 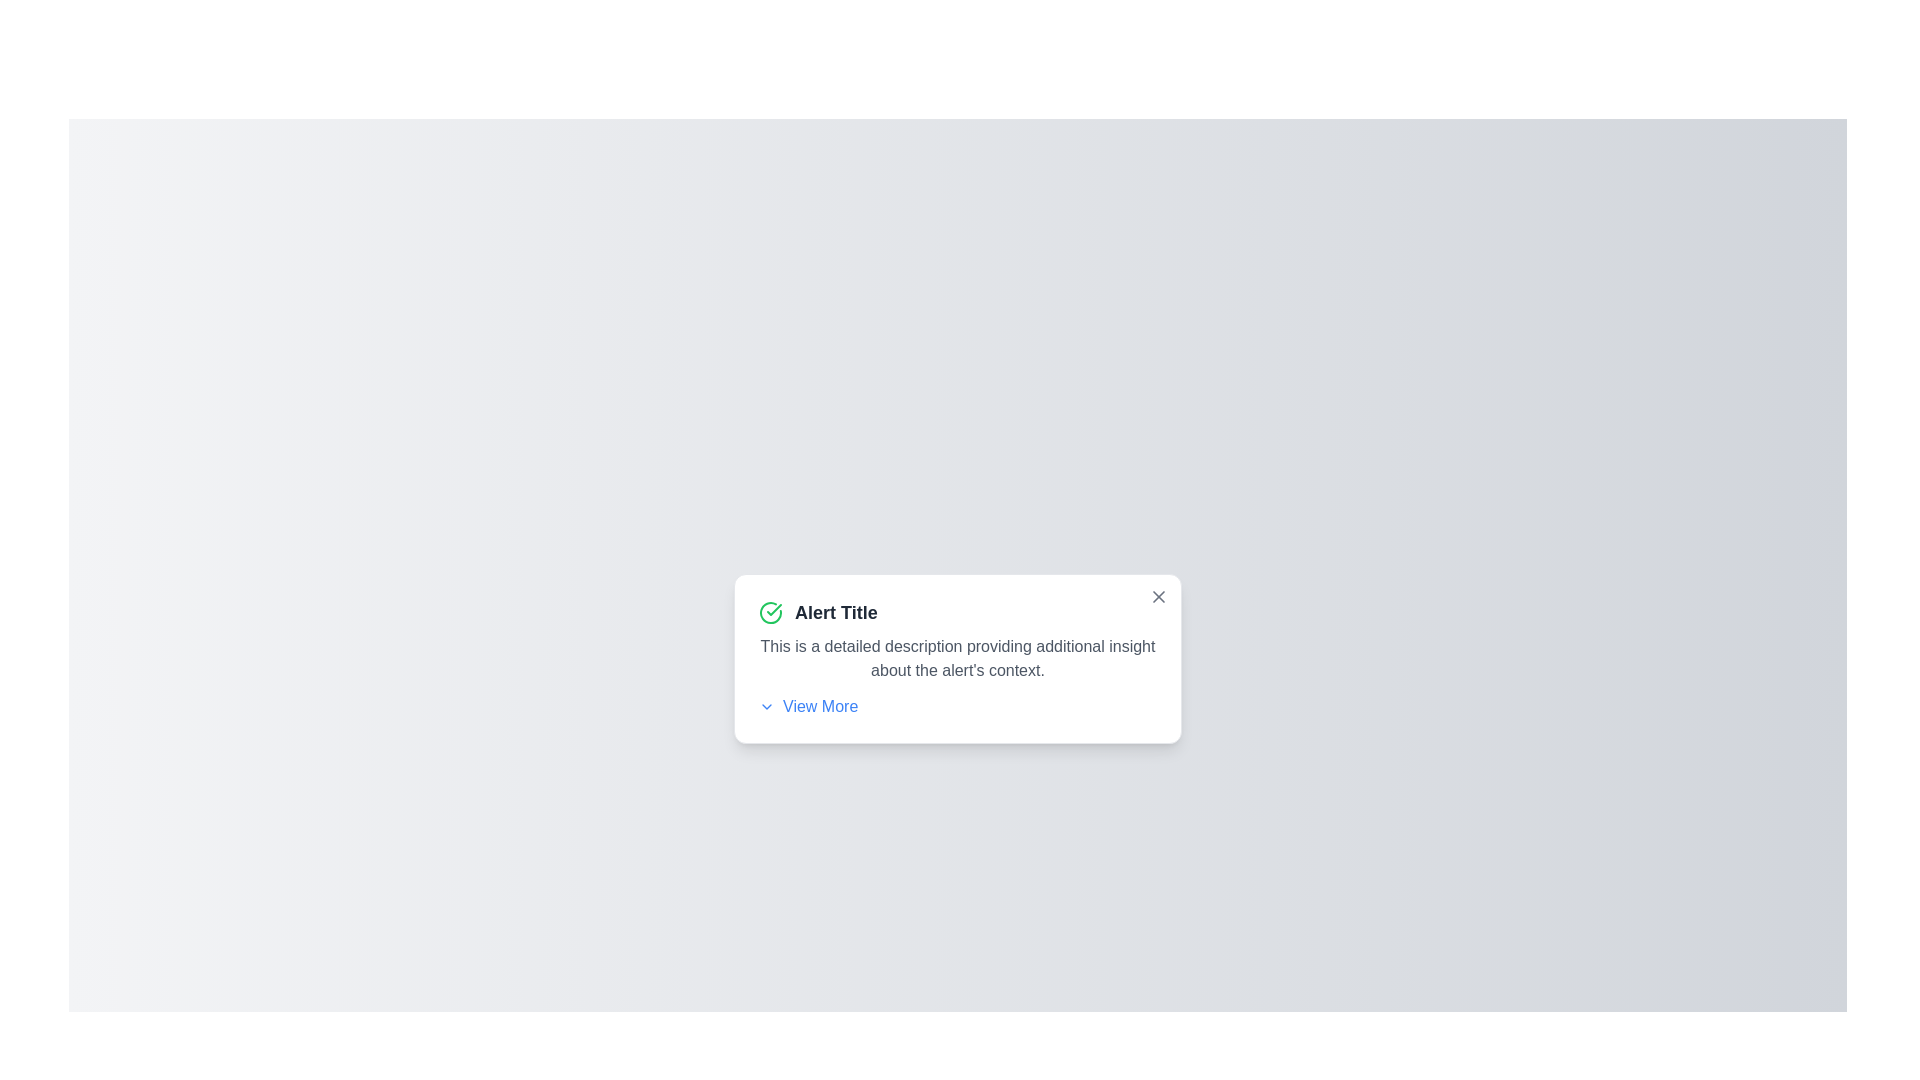 What do you see at coordinates (807, 705) in the screenshot?
I see `the 'View More' button to expand additional details` at bounding box center [807, 705].